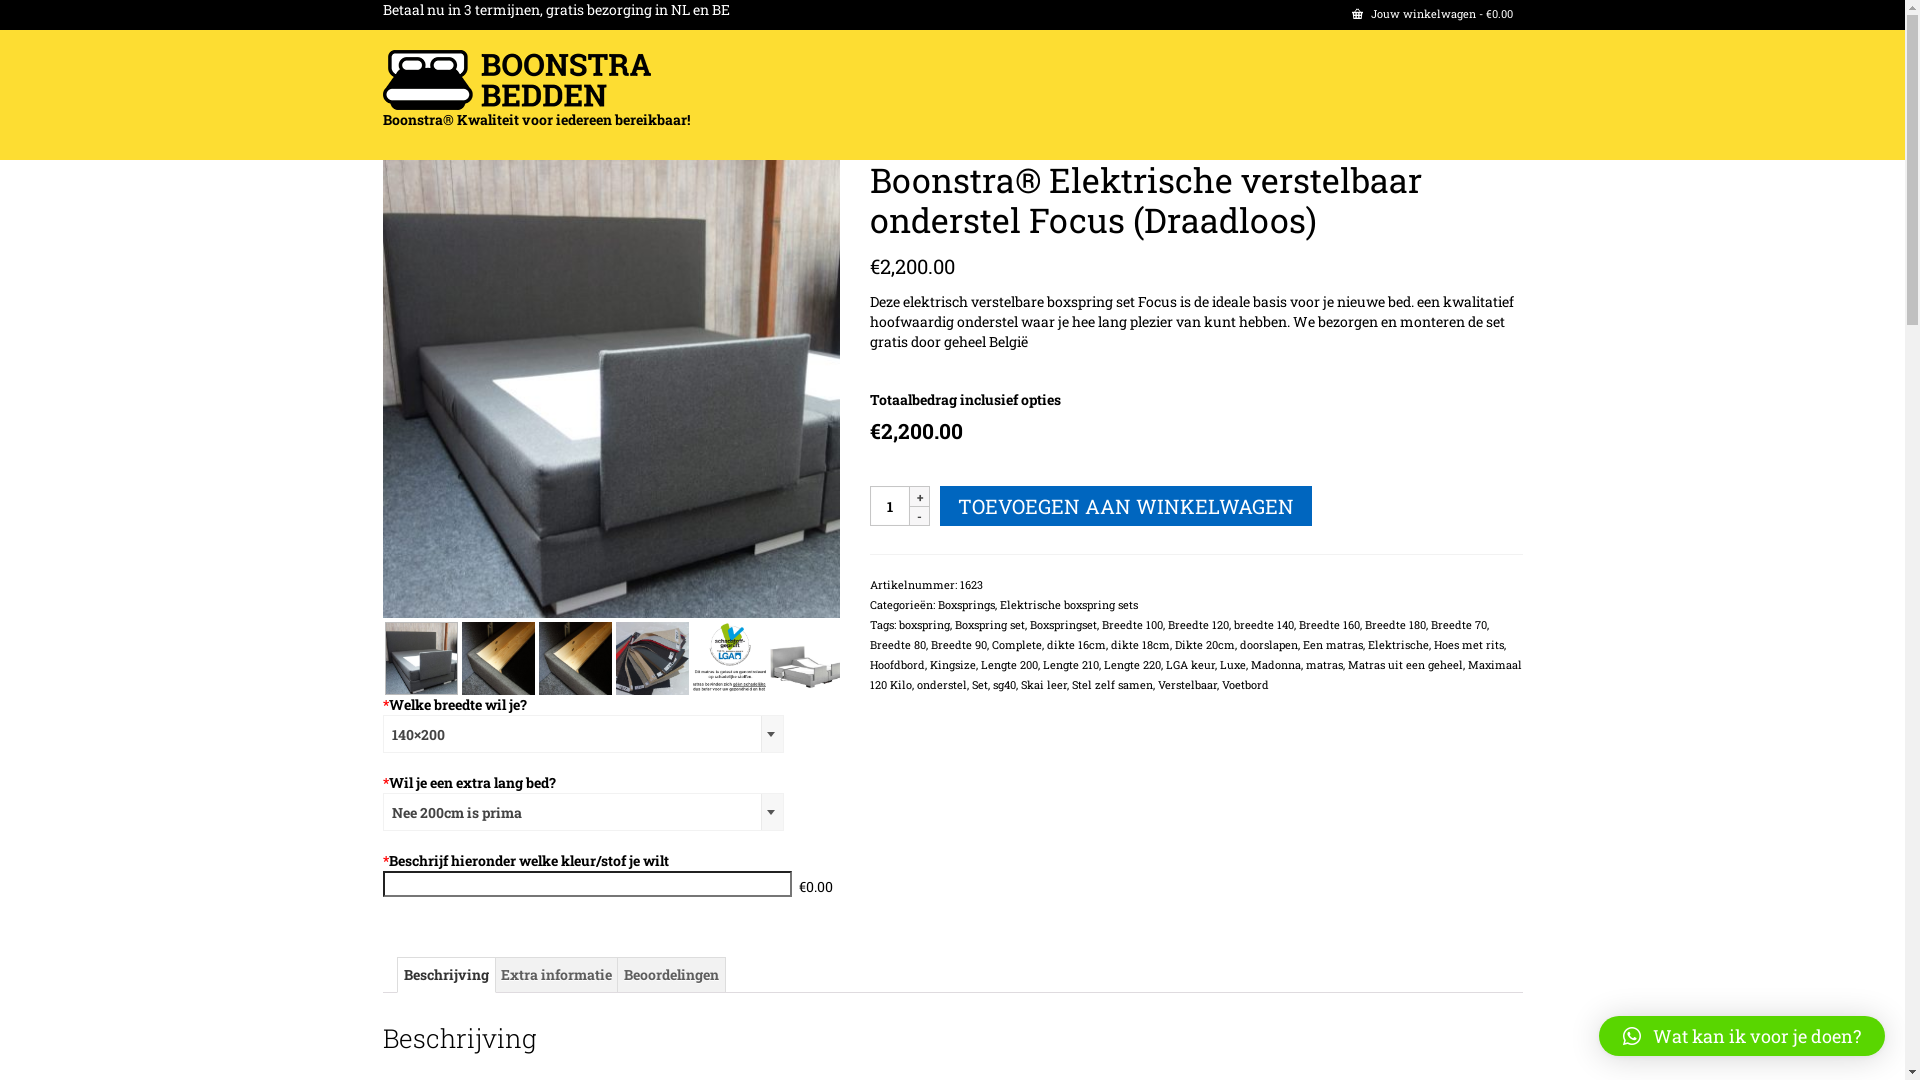 This screenshot has width=1920, height=1080. I want to click on 'Matras uit een geheel', so click(1348, 664).